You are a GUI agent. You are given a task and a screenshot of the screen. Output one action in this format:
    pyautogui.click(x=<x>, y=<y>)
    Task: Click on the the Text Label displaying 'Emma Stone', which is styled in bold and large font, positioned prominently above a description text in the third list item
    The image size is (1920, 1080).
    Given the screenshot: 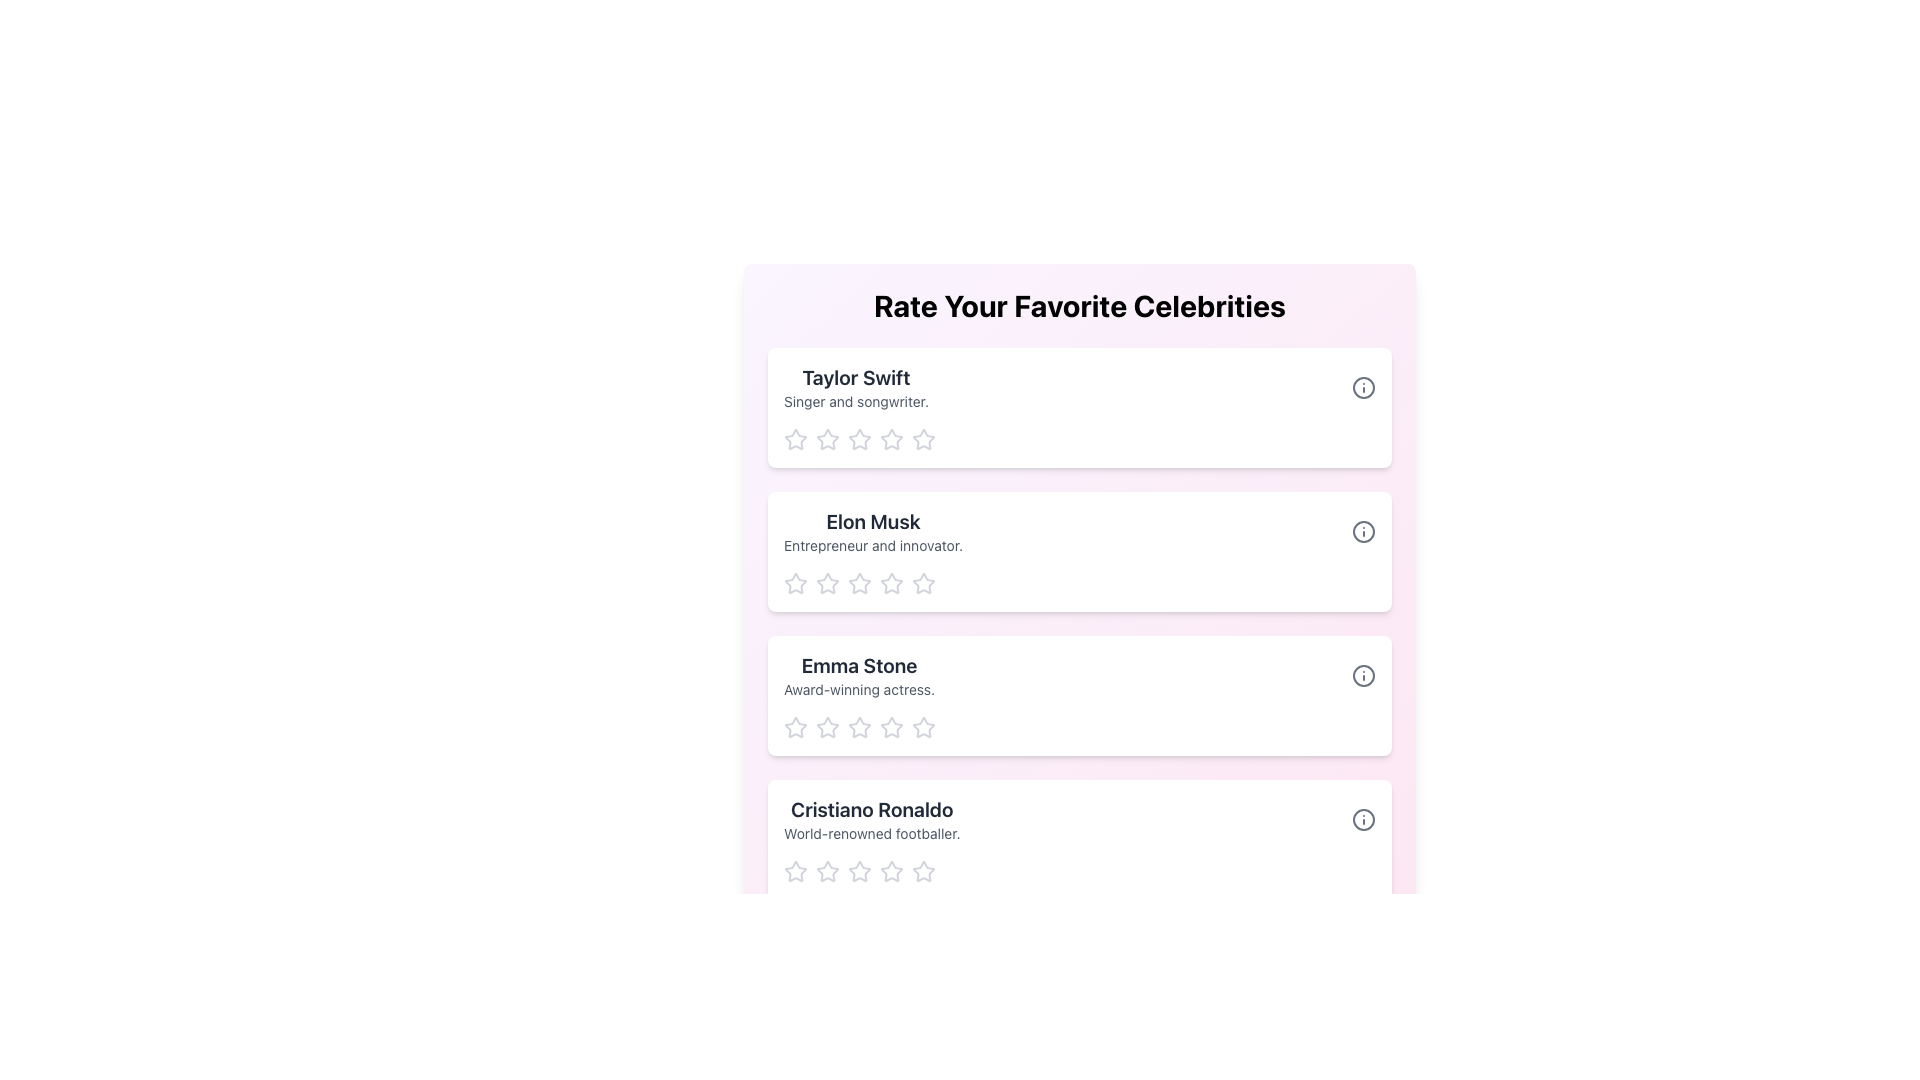 What is the action you would take?
    pyautogui.click(x=859, y=666)
    